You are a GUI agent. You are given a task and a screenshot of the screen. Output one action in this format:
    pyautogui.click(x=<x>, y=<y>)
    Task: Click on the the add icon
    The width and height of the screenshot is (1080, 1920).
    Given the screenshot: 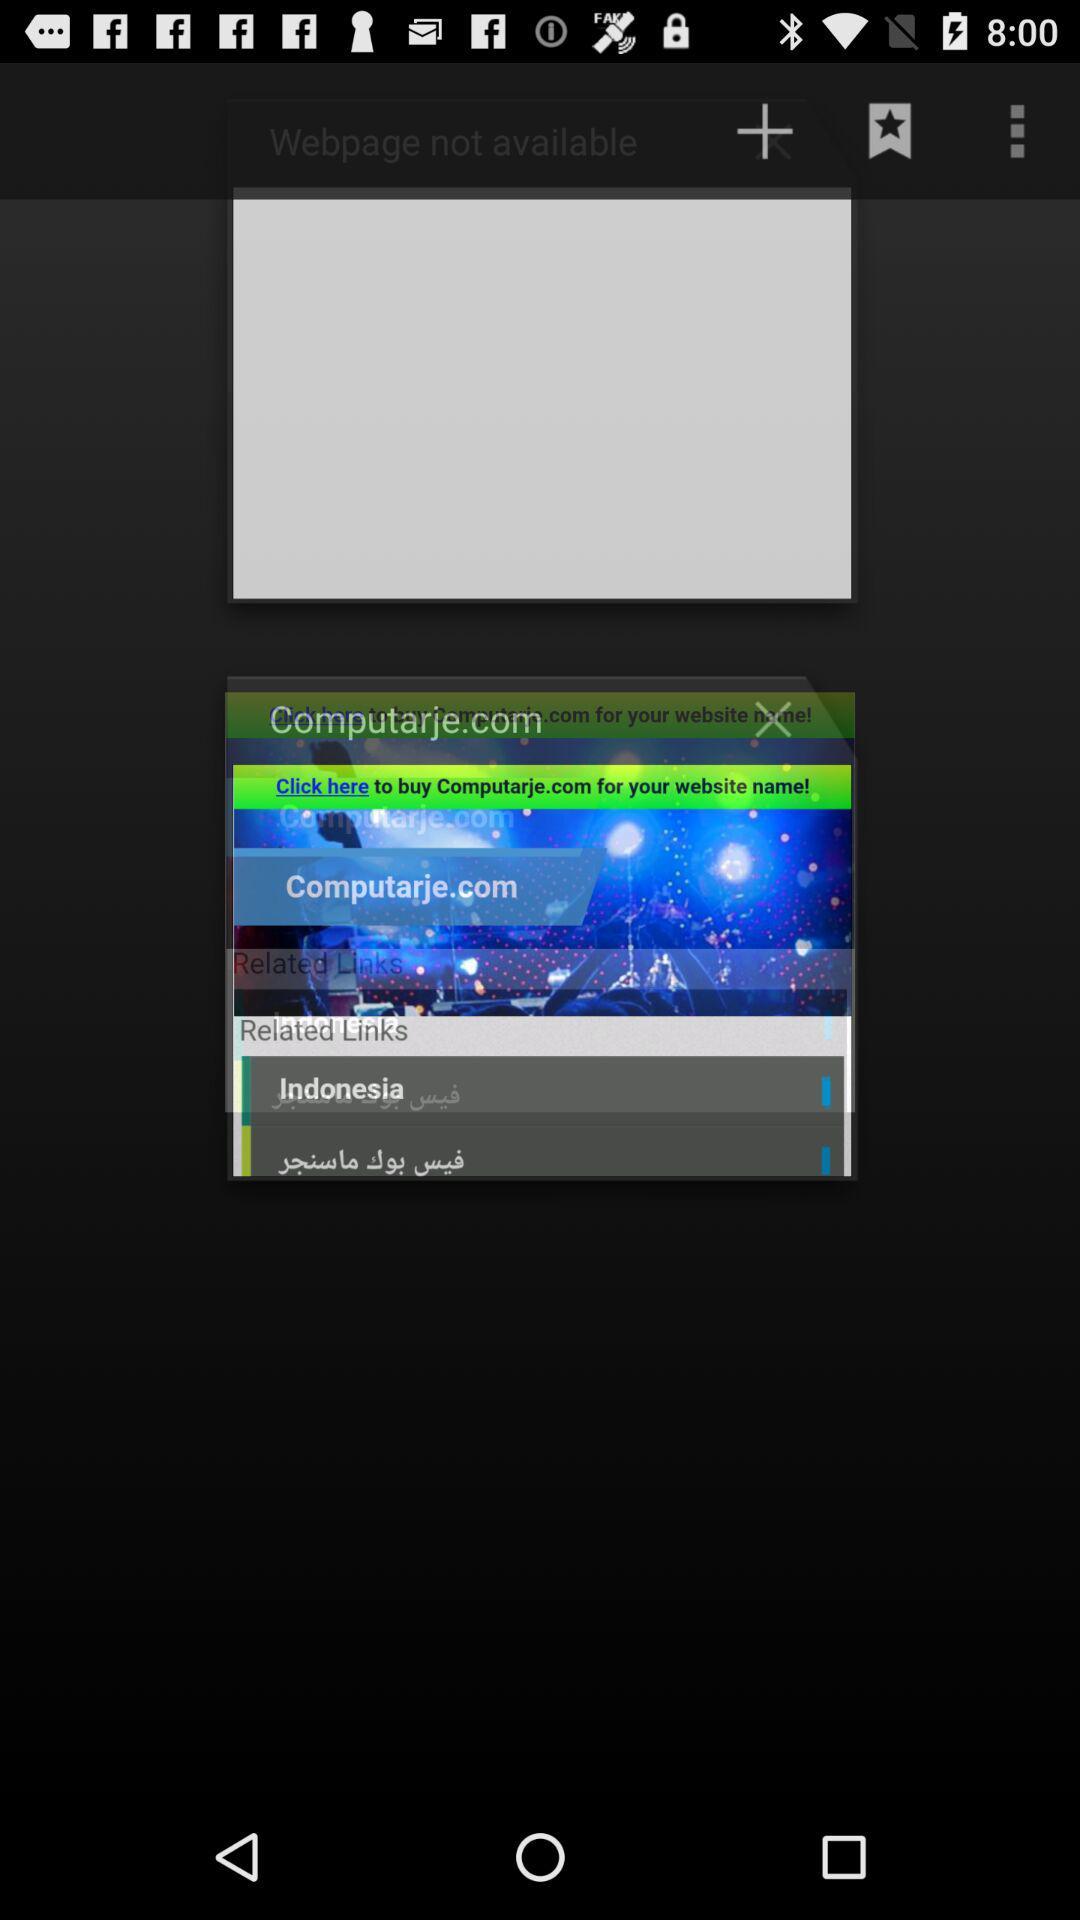 What is the action you would take?
    pyautogui.click(x=764, y=139)
    